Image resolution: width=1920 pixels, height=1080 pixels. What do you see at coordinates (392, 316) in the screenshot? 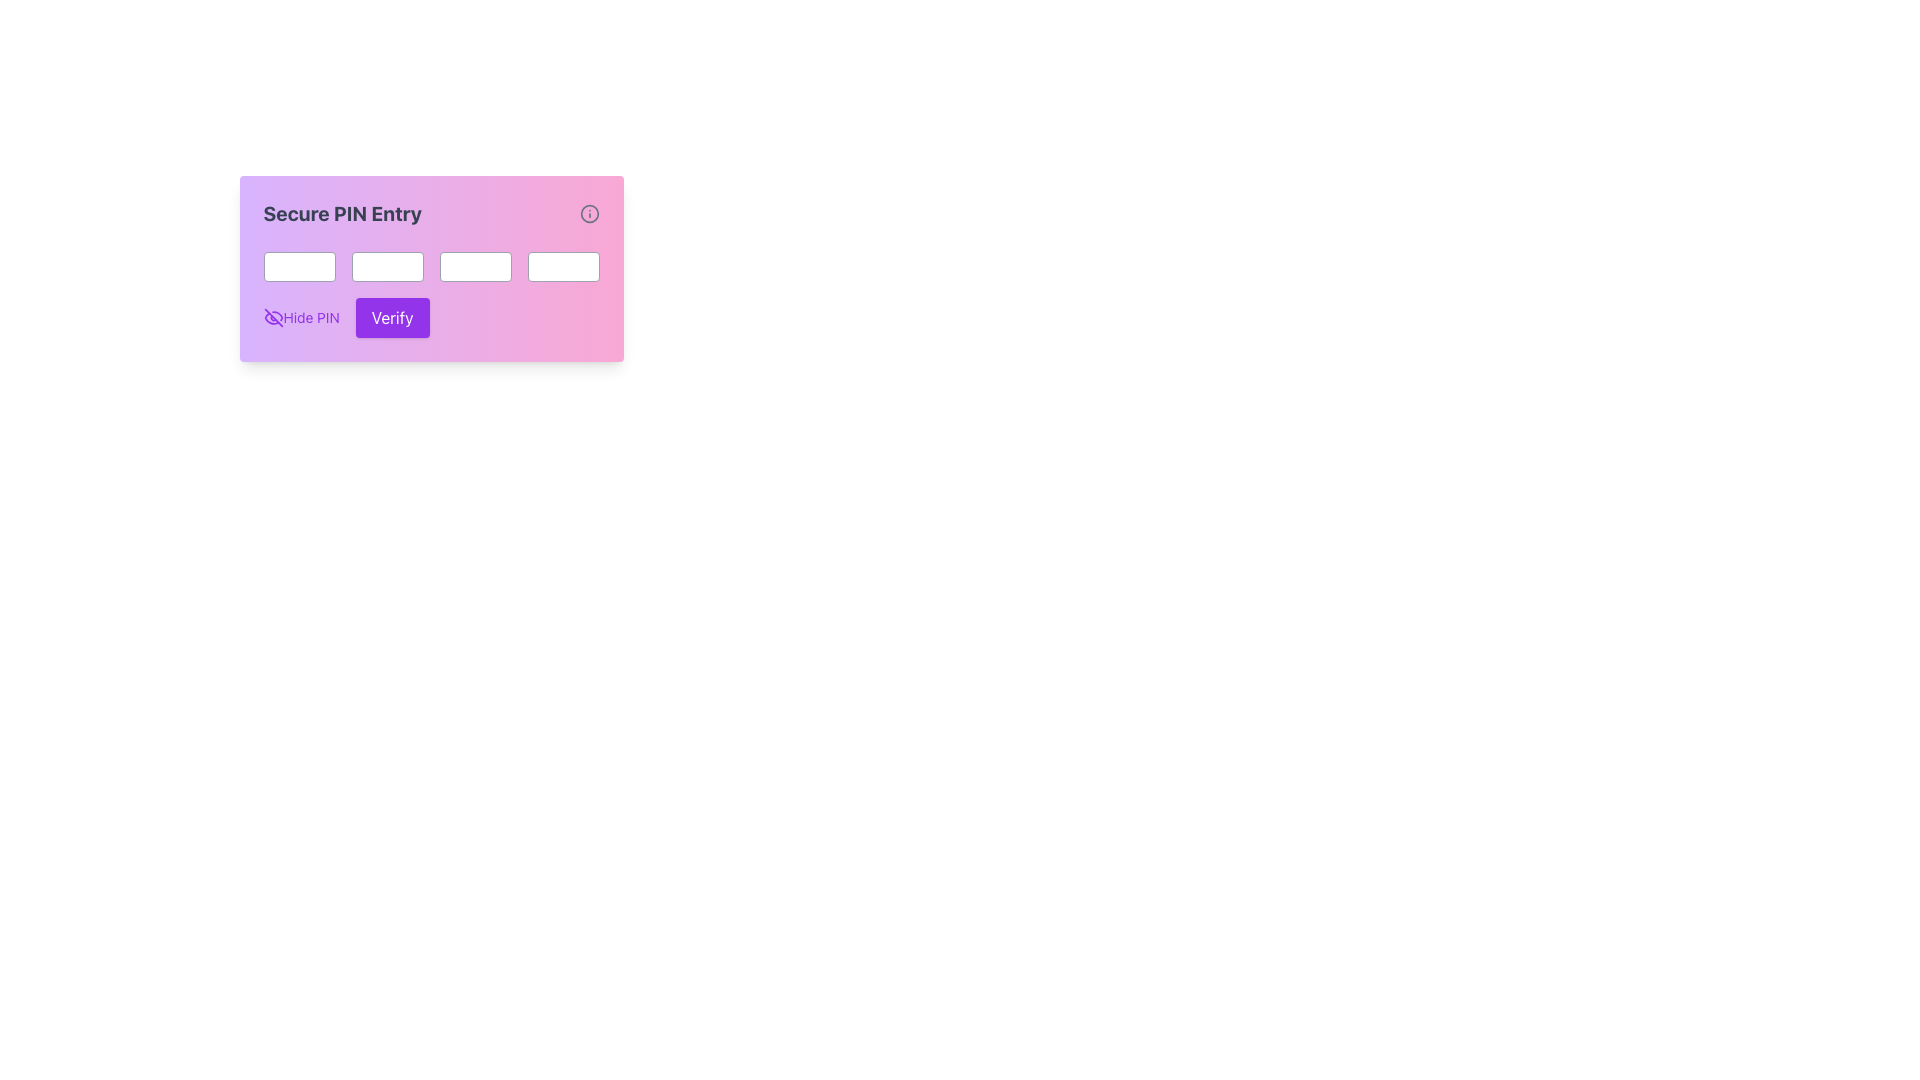
I see `the 'Verify' button, which is a rectangular button with a purple background and white text, located centrally below the PIN entry boxes` at bounding box center [392, 316].